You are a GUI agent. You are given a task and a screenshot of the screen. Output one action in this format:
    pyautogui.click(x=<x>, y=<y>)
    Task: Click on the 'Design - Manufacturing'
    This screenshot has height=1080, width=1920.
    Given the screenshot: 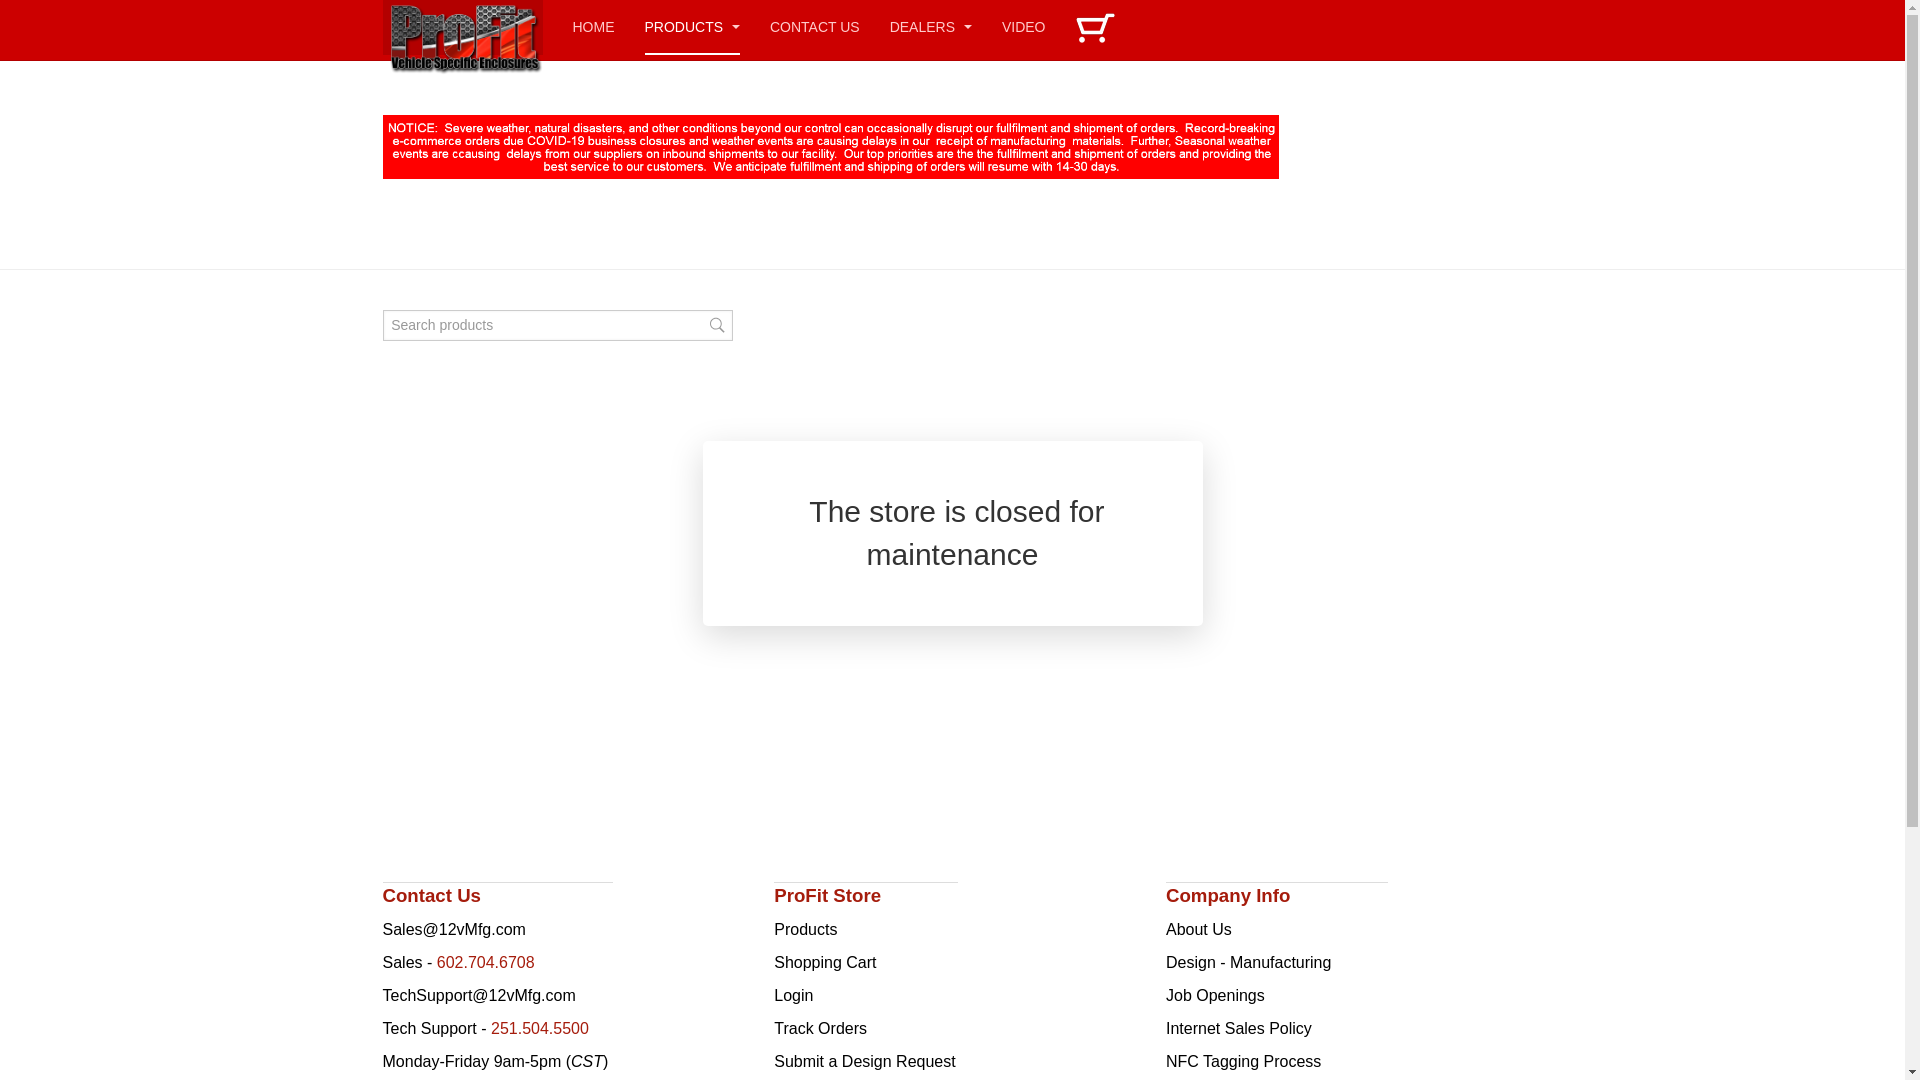 What is the action you would take?
    pyautogui.click(x=1166, y=961)
    